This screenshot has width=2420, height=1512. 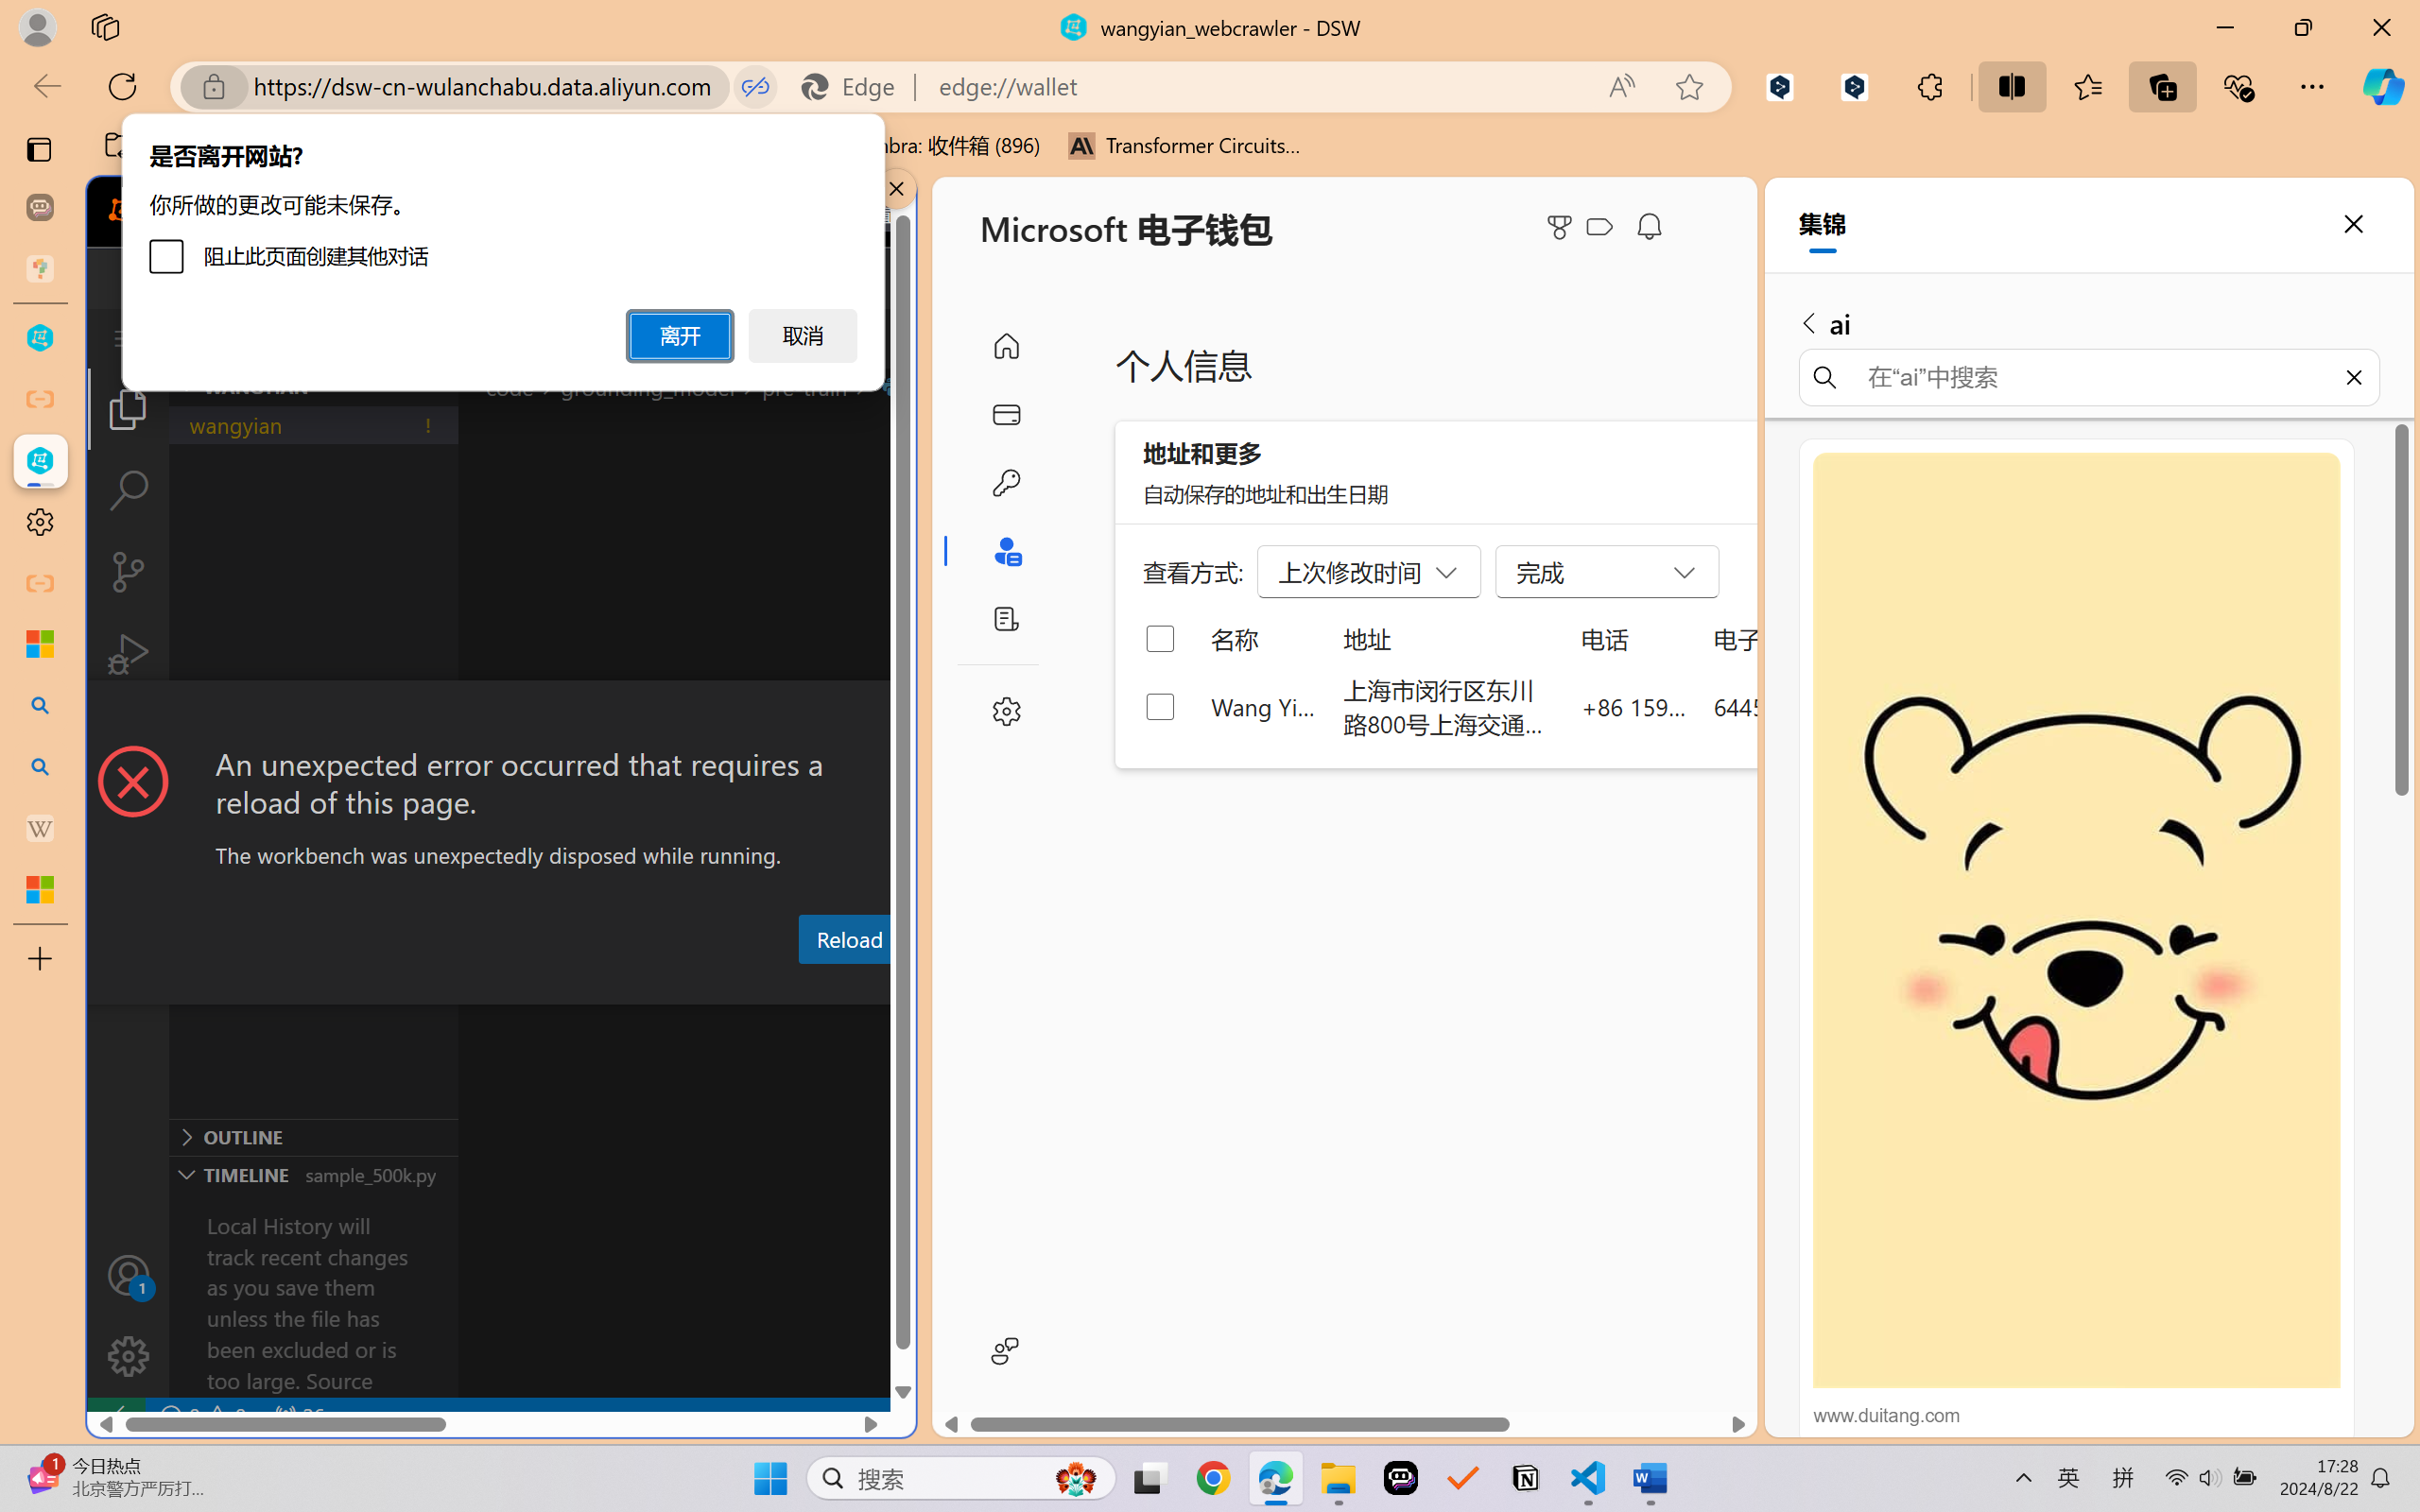 I want to click on 'Copilot (Ctrl+Shift+.)', so click(x=2383, y=86).